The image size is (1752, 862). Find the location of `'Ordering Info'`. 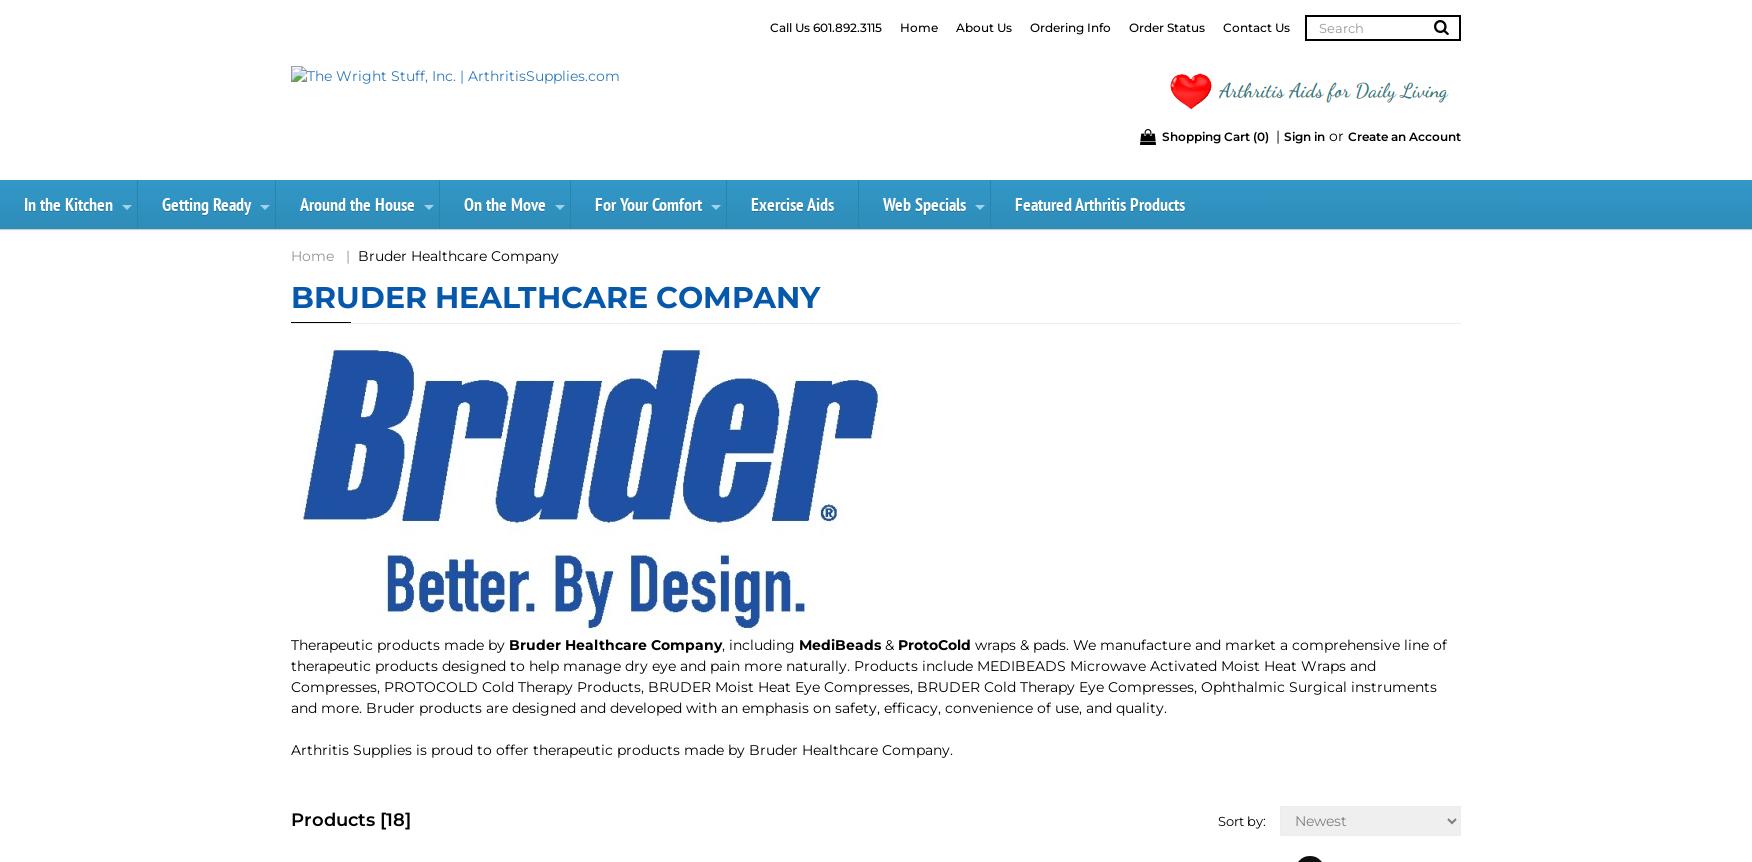

'Ordering Info' is located at coordinates (1070, 27).